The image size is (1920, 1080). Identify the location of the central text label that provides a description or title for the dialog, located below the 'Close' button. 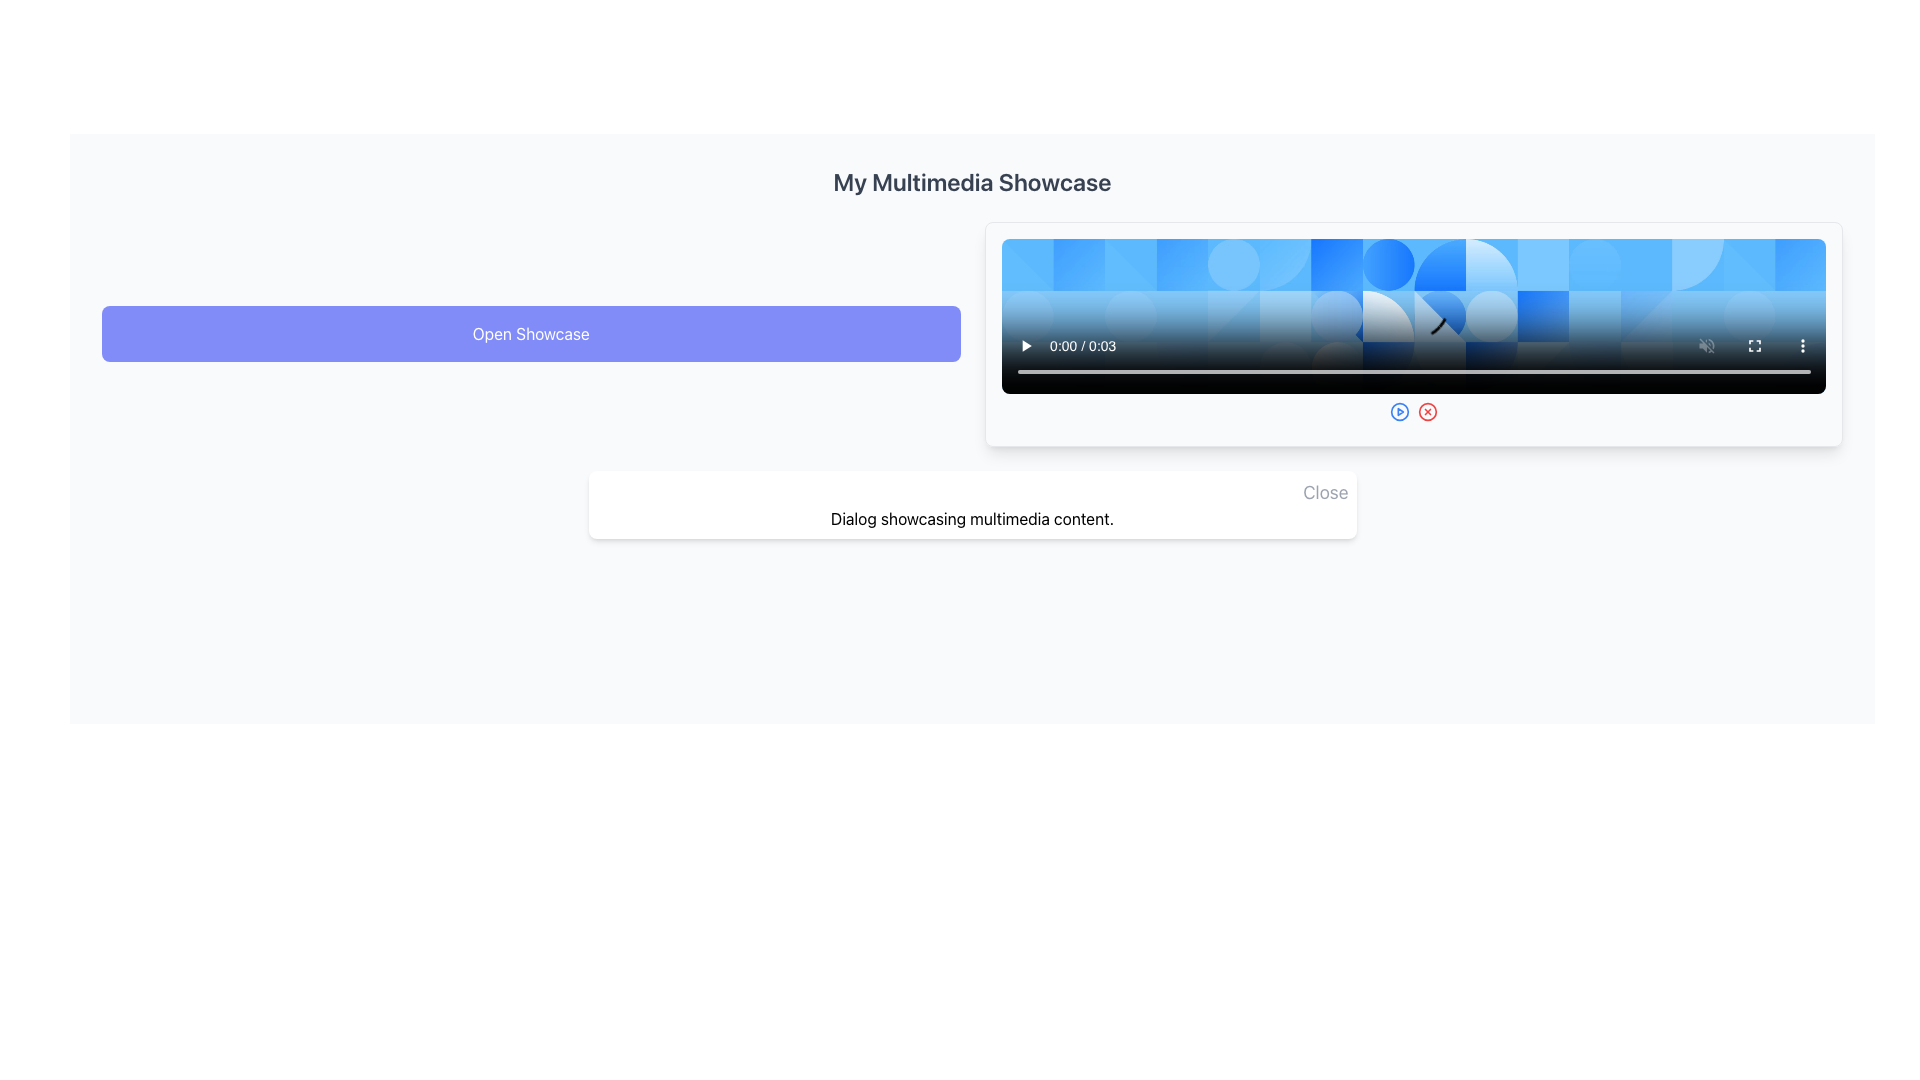
(972, 517).